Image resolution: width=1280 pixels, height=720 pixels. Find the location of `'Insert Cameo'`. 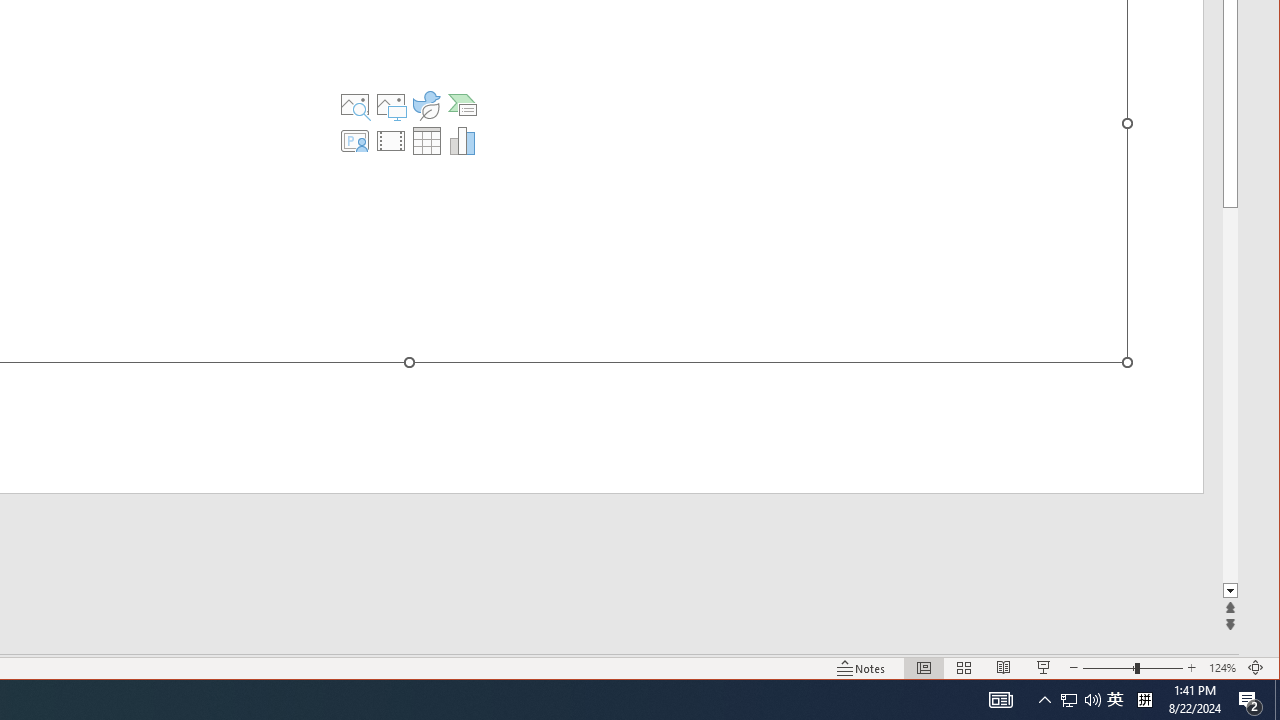

'Insert Cameo' is located at coordinates (355, 140).